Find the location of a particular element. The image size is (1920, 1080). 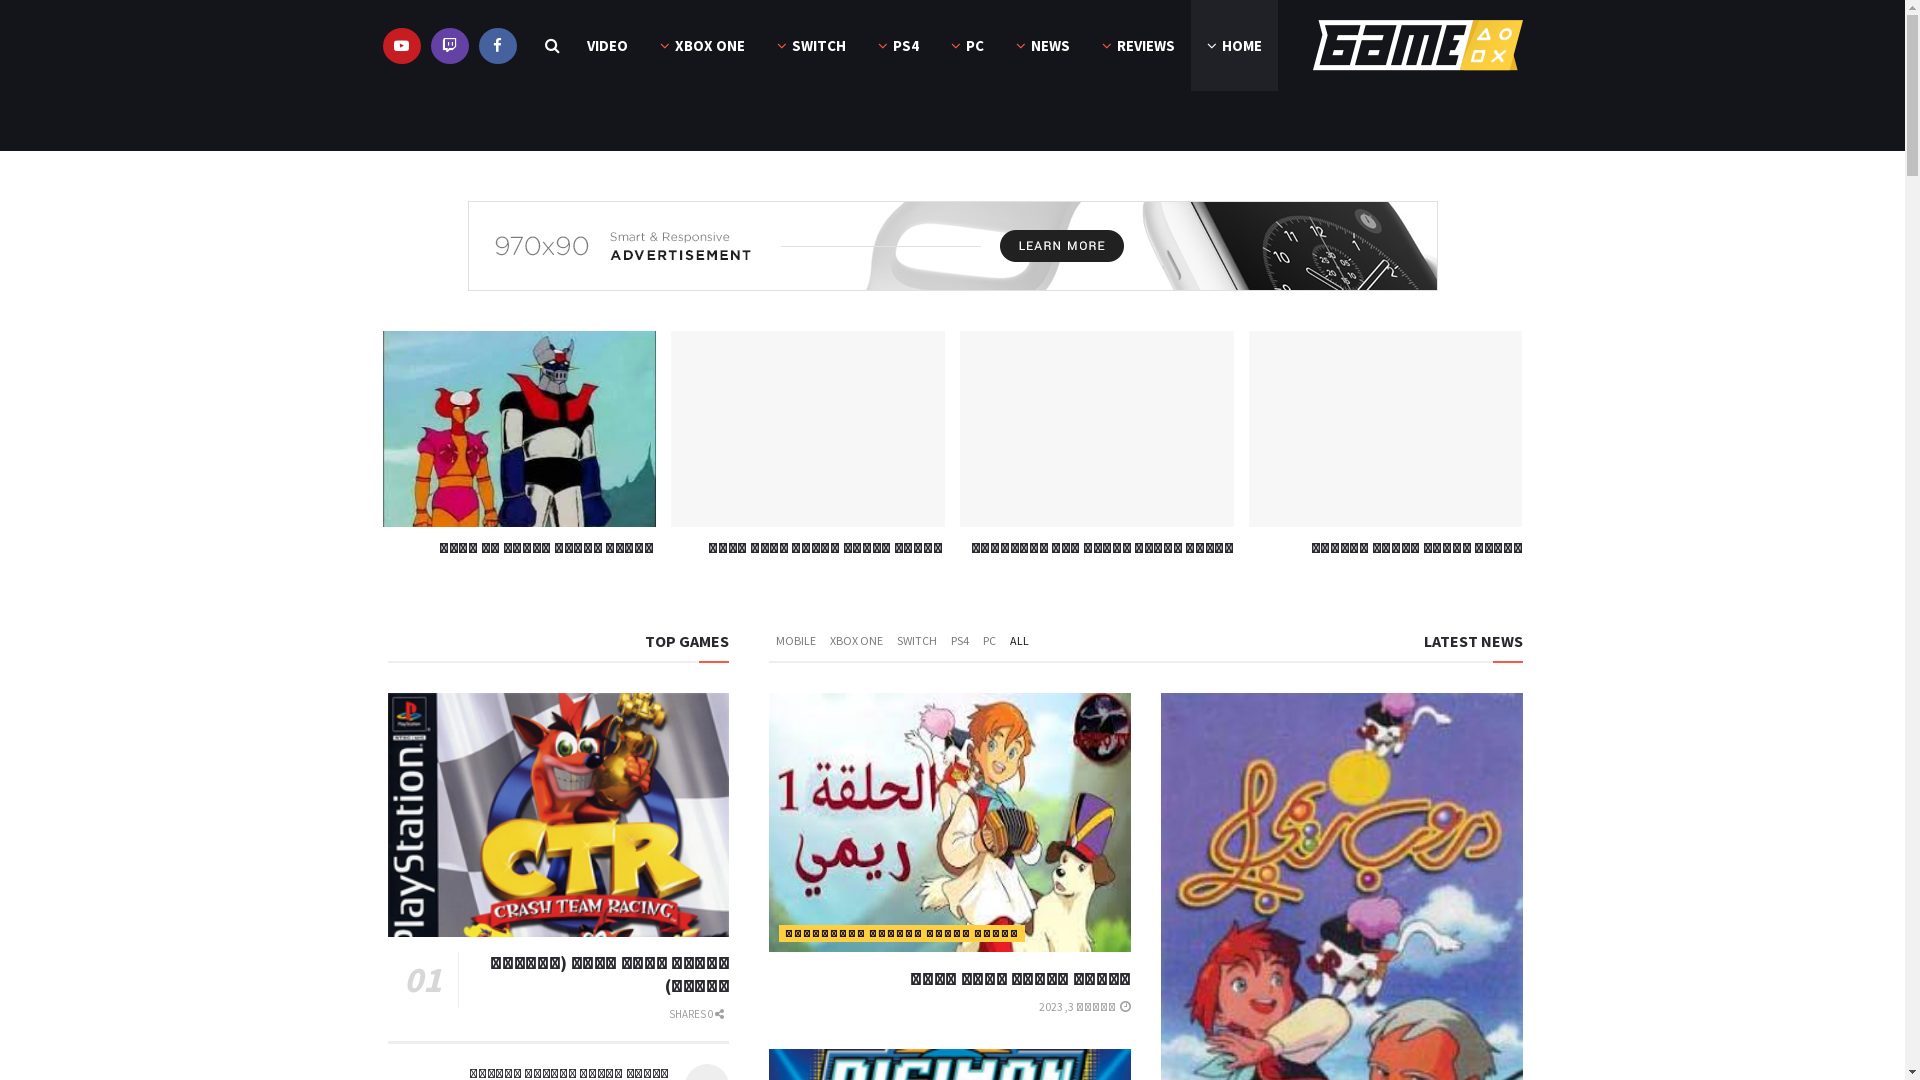

'XBOX ONE' is located at coordinates (702, 45).